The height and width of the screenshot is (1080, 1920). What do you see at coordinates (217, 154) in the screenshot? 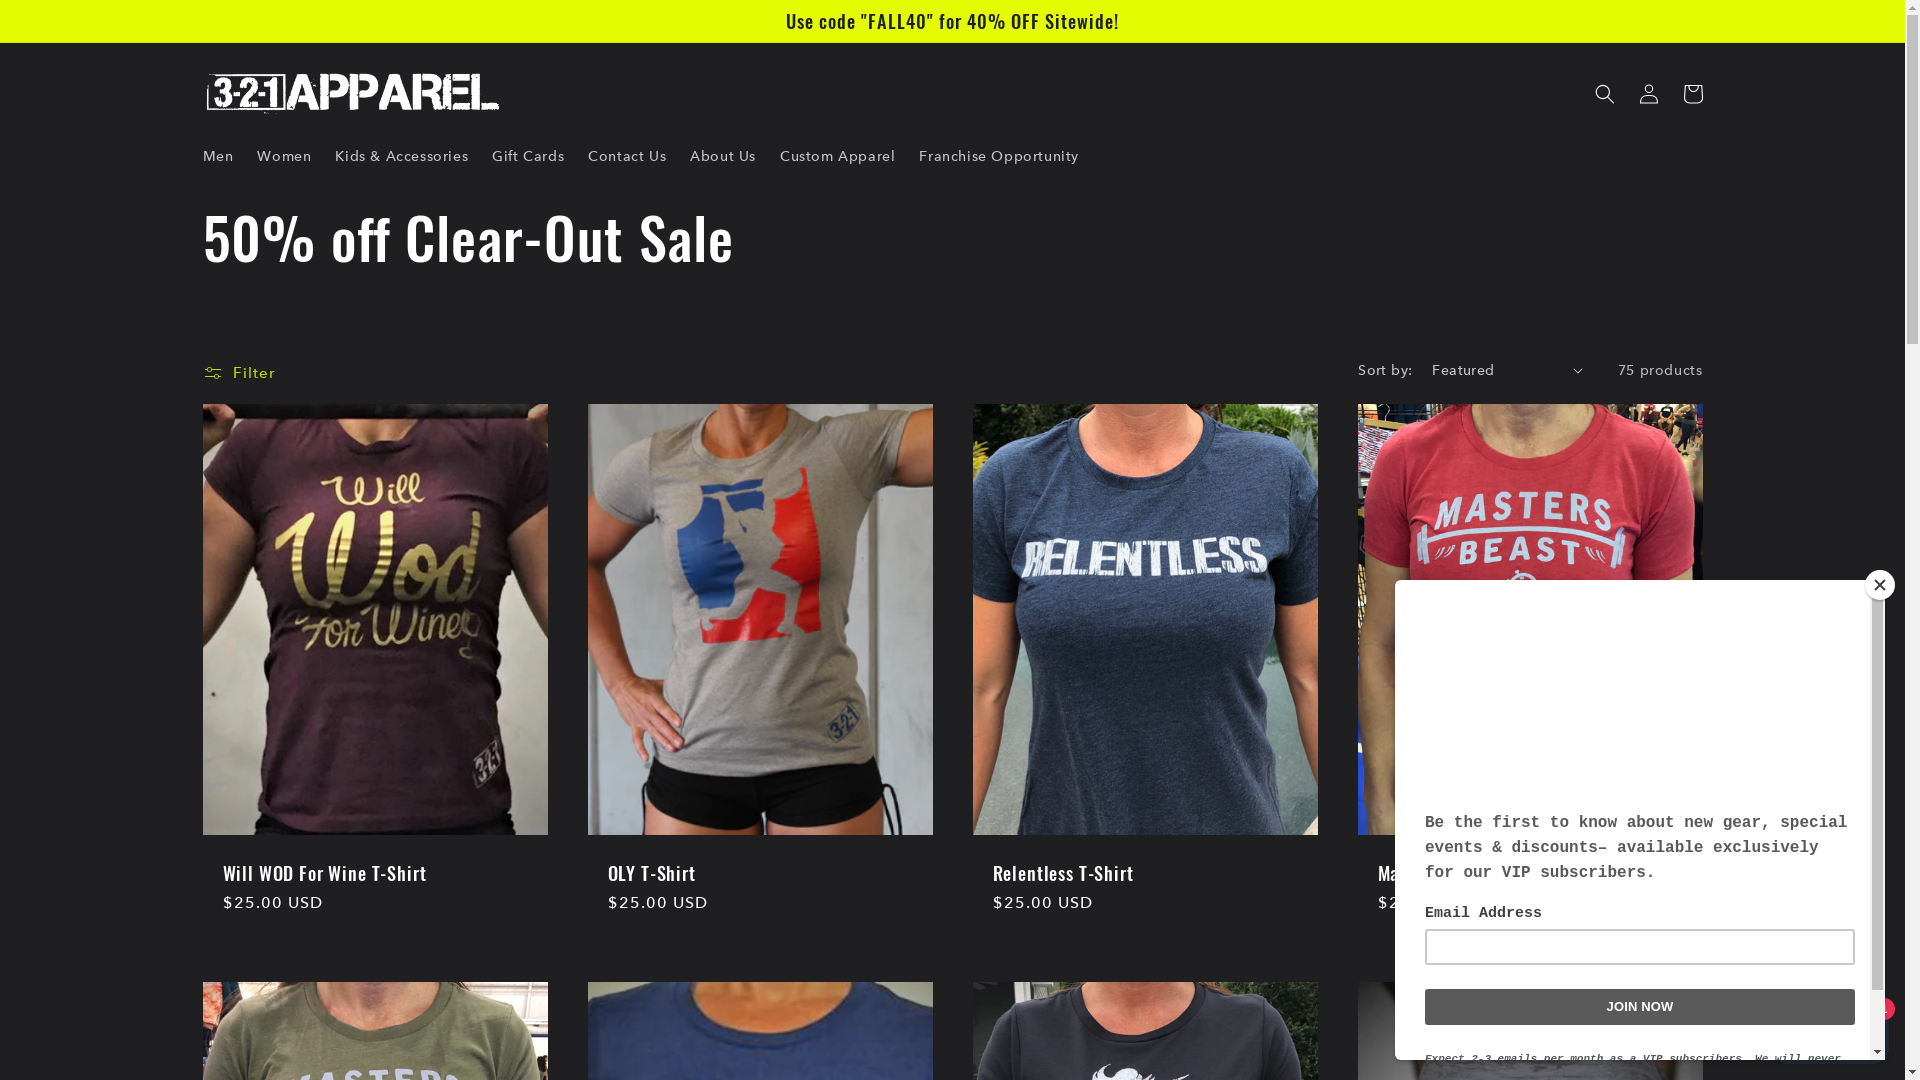
I see `'Men'` at bounding box center [217, 154].